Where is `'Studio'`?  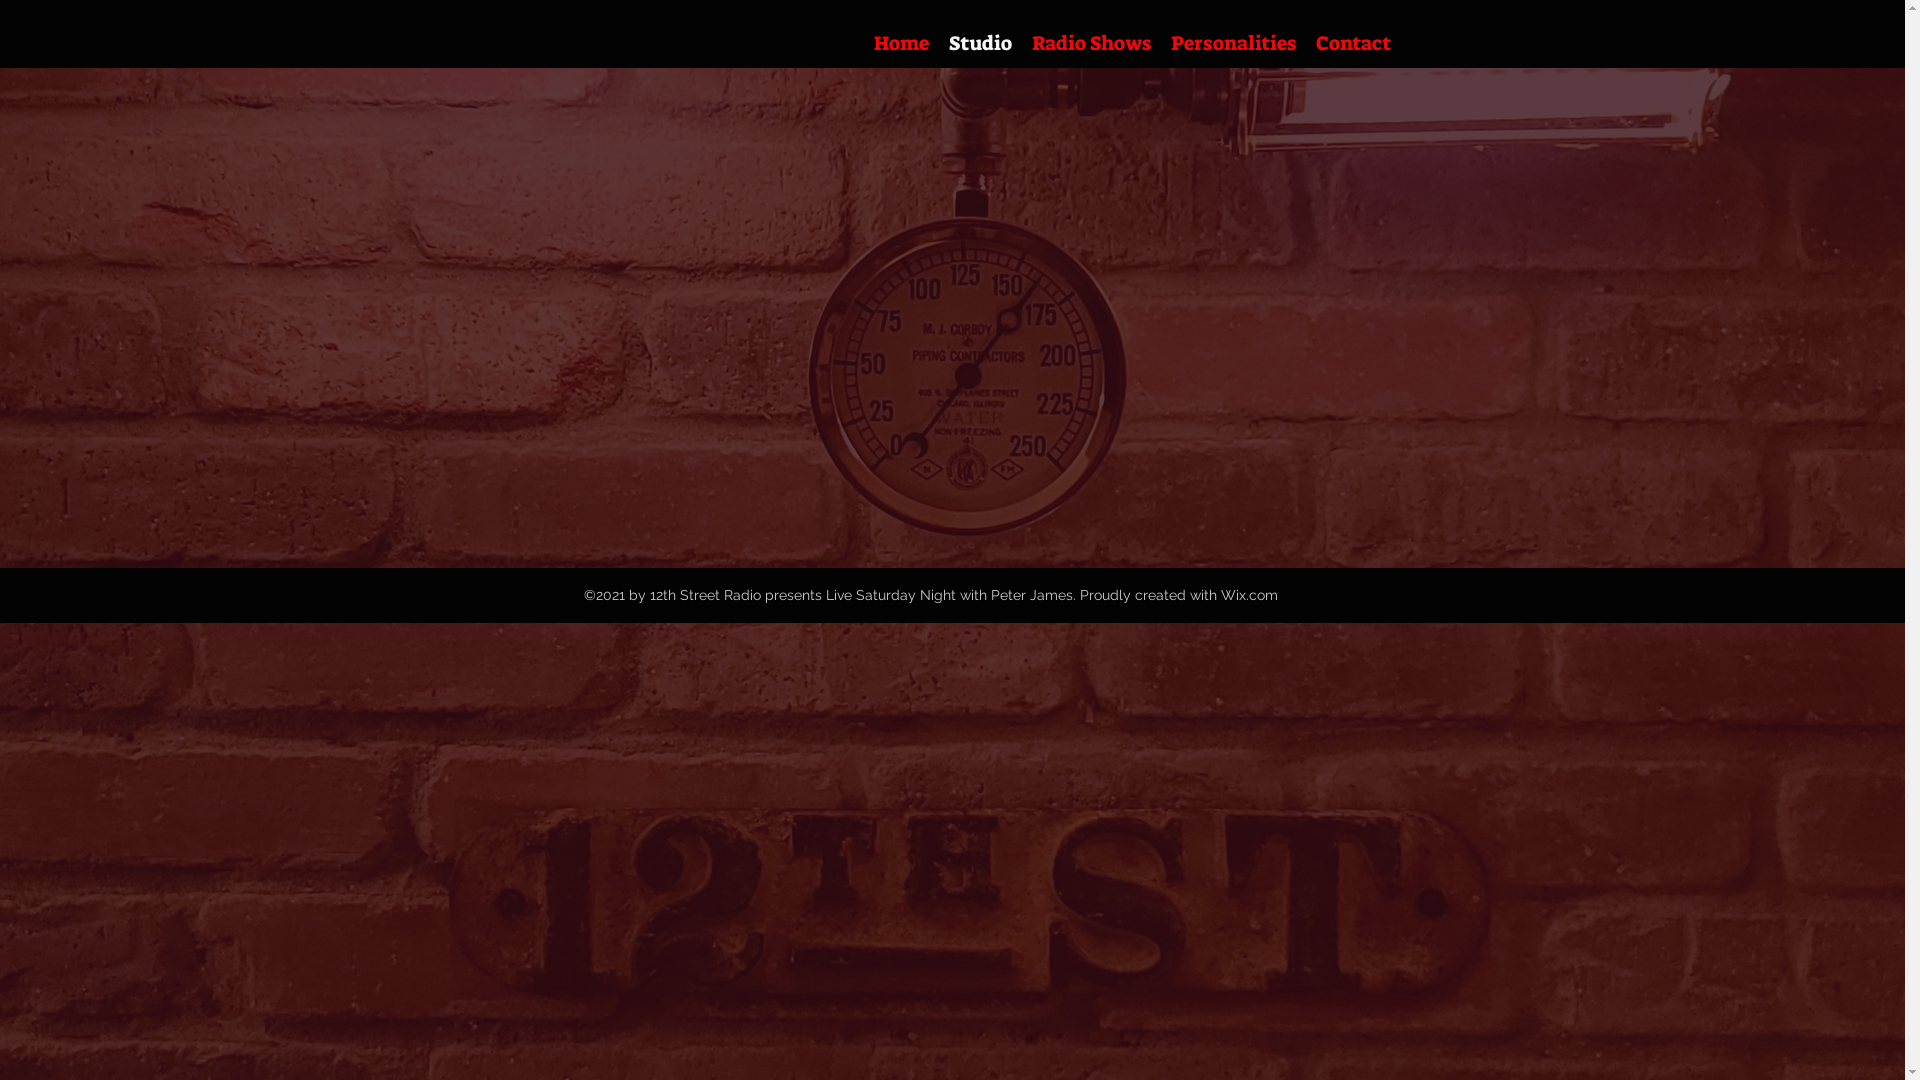
'Studio' is located at coordinates (979, 42).